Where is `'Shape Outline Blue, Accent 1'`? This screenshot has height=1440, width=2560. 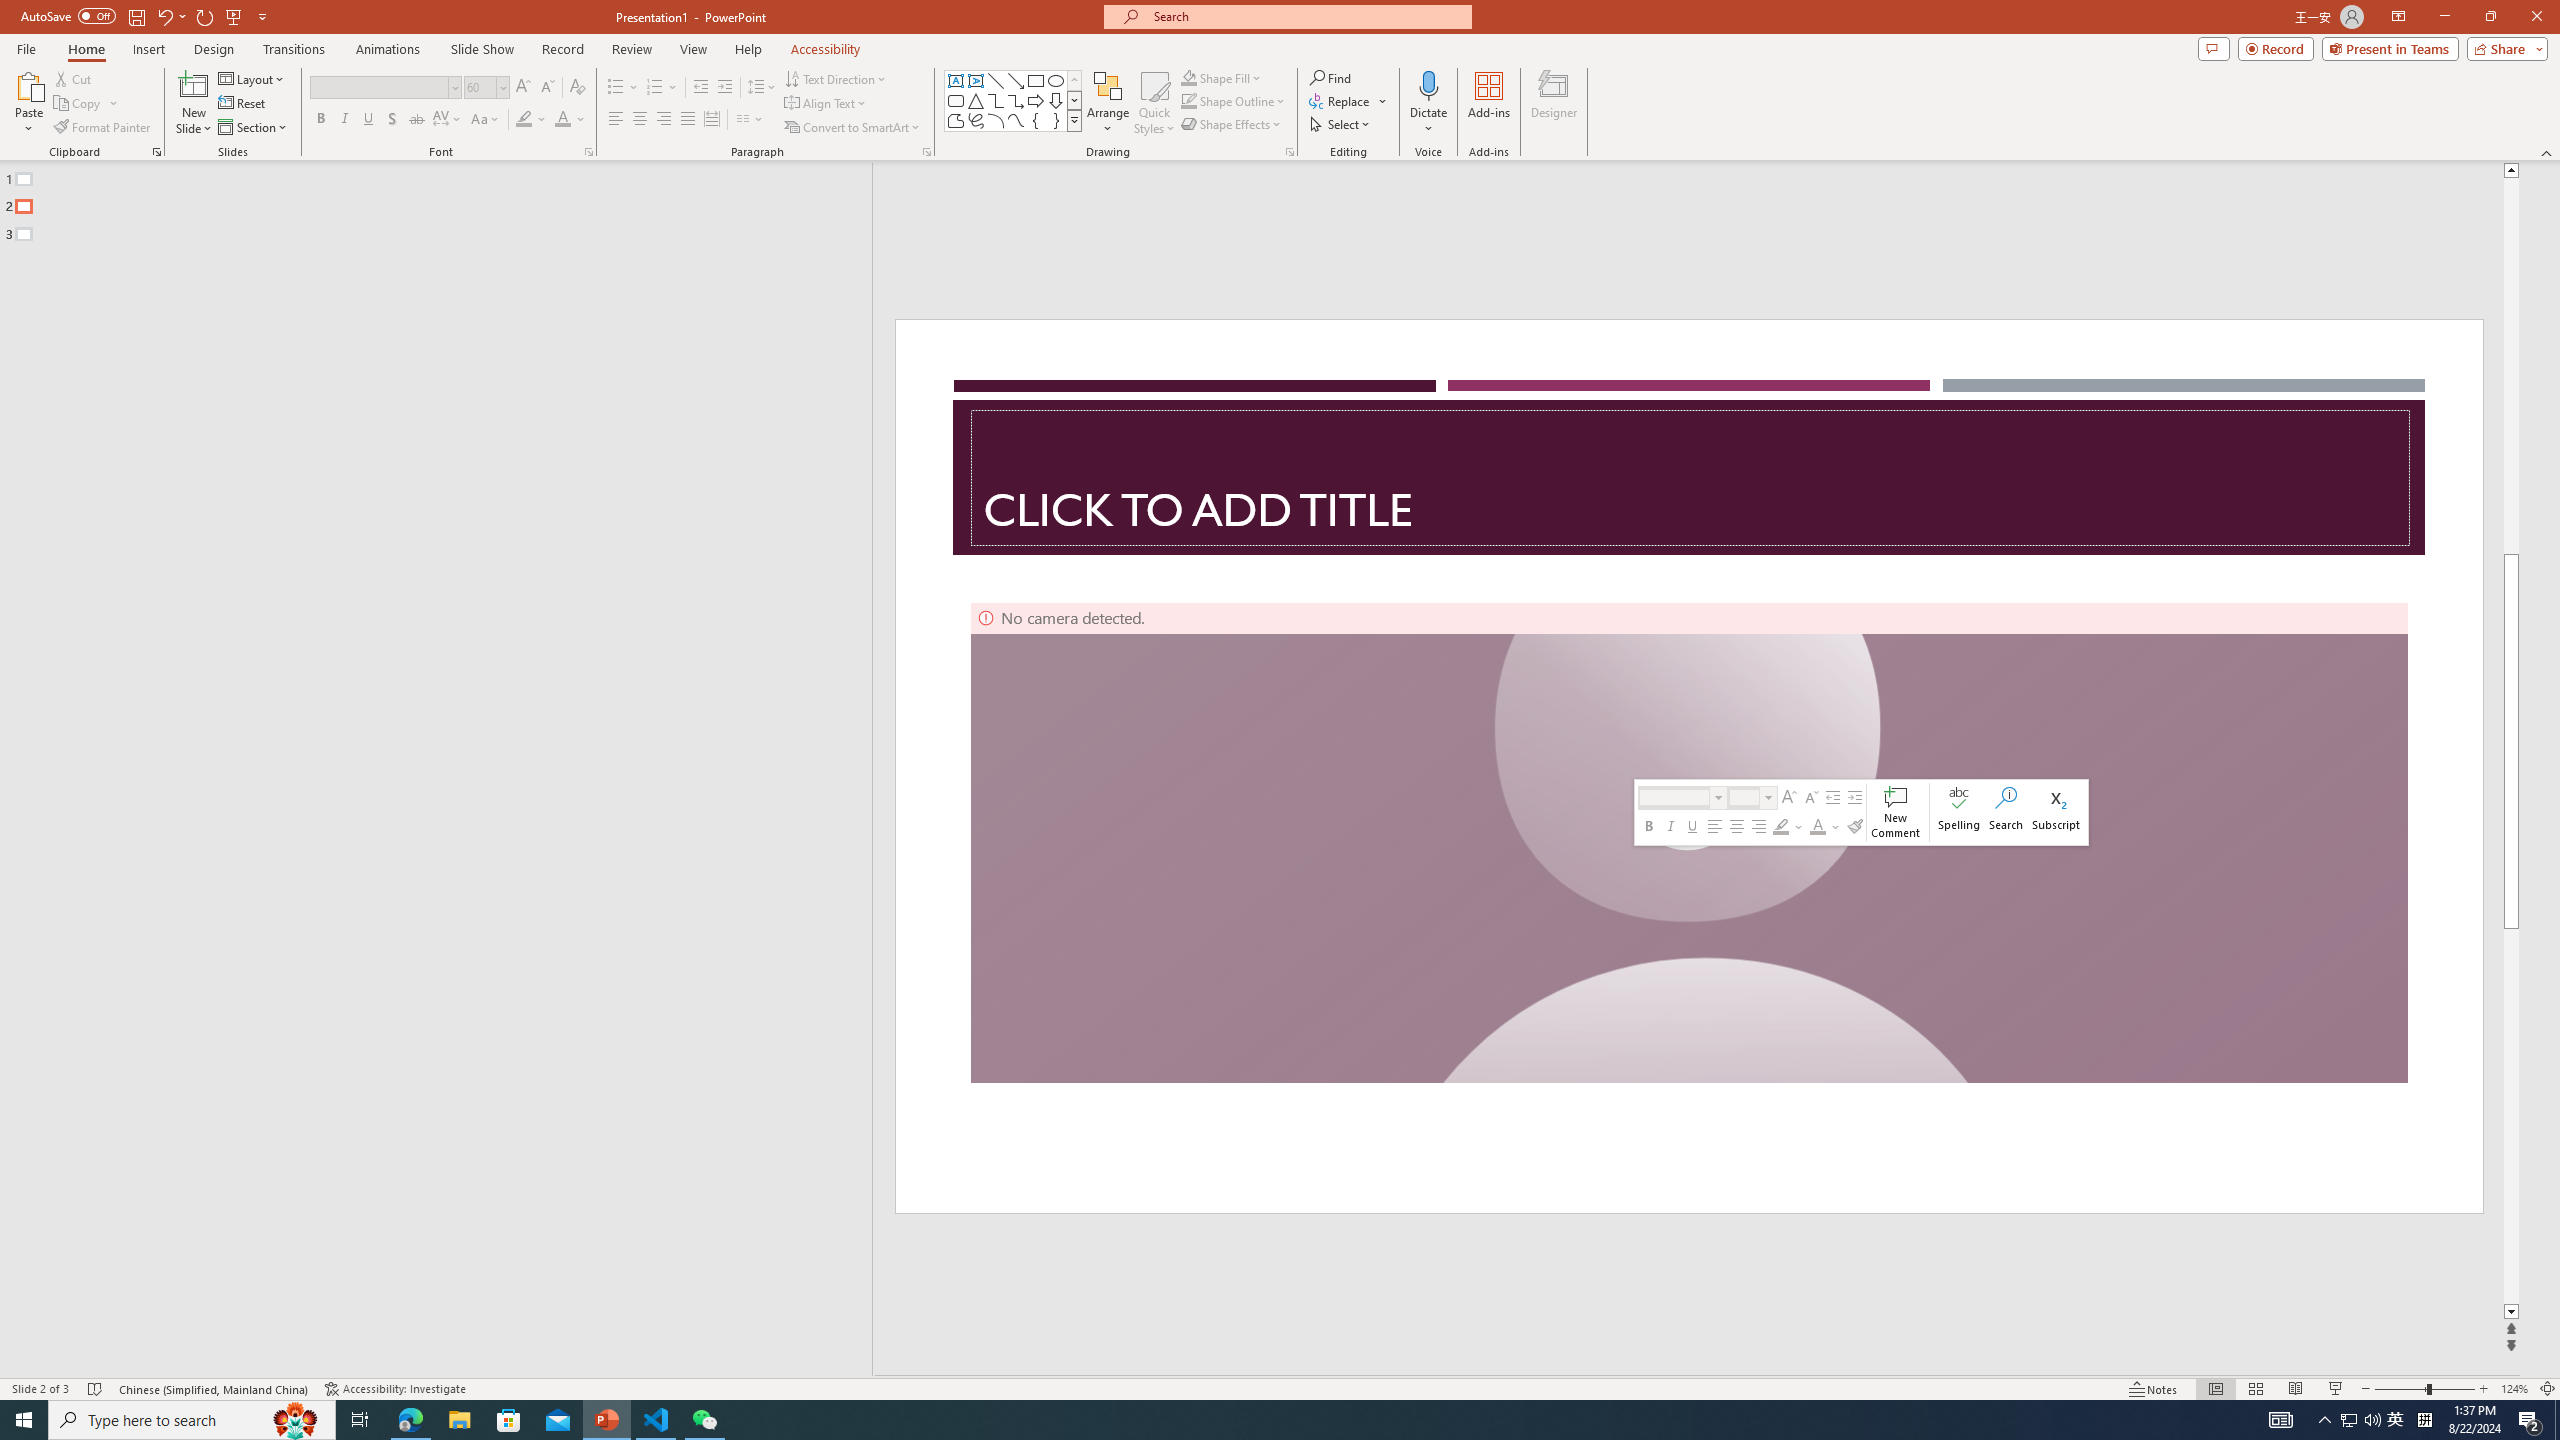
'Shape Outline Blue, Accent 1' is located at coordinates (1189, 99).